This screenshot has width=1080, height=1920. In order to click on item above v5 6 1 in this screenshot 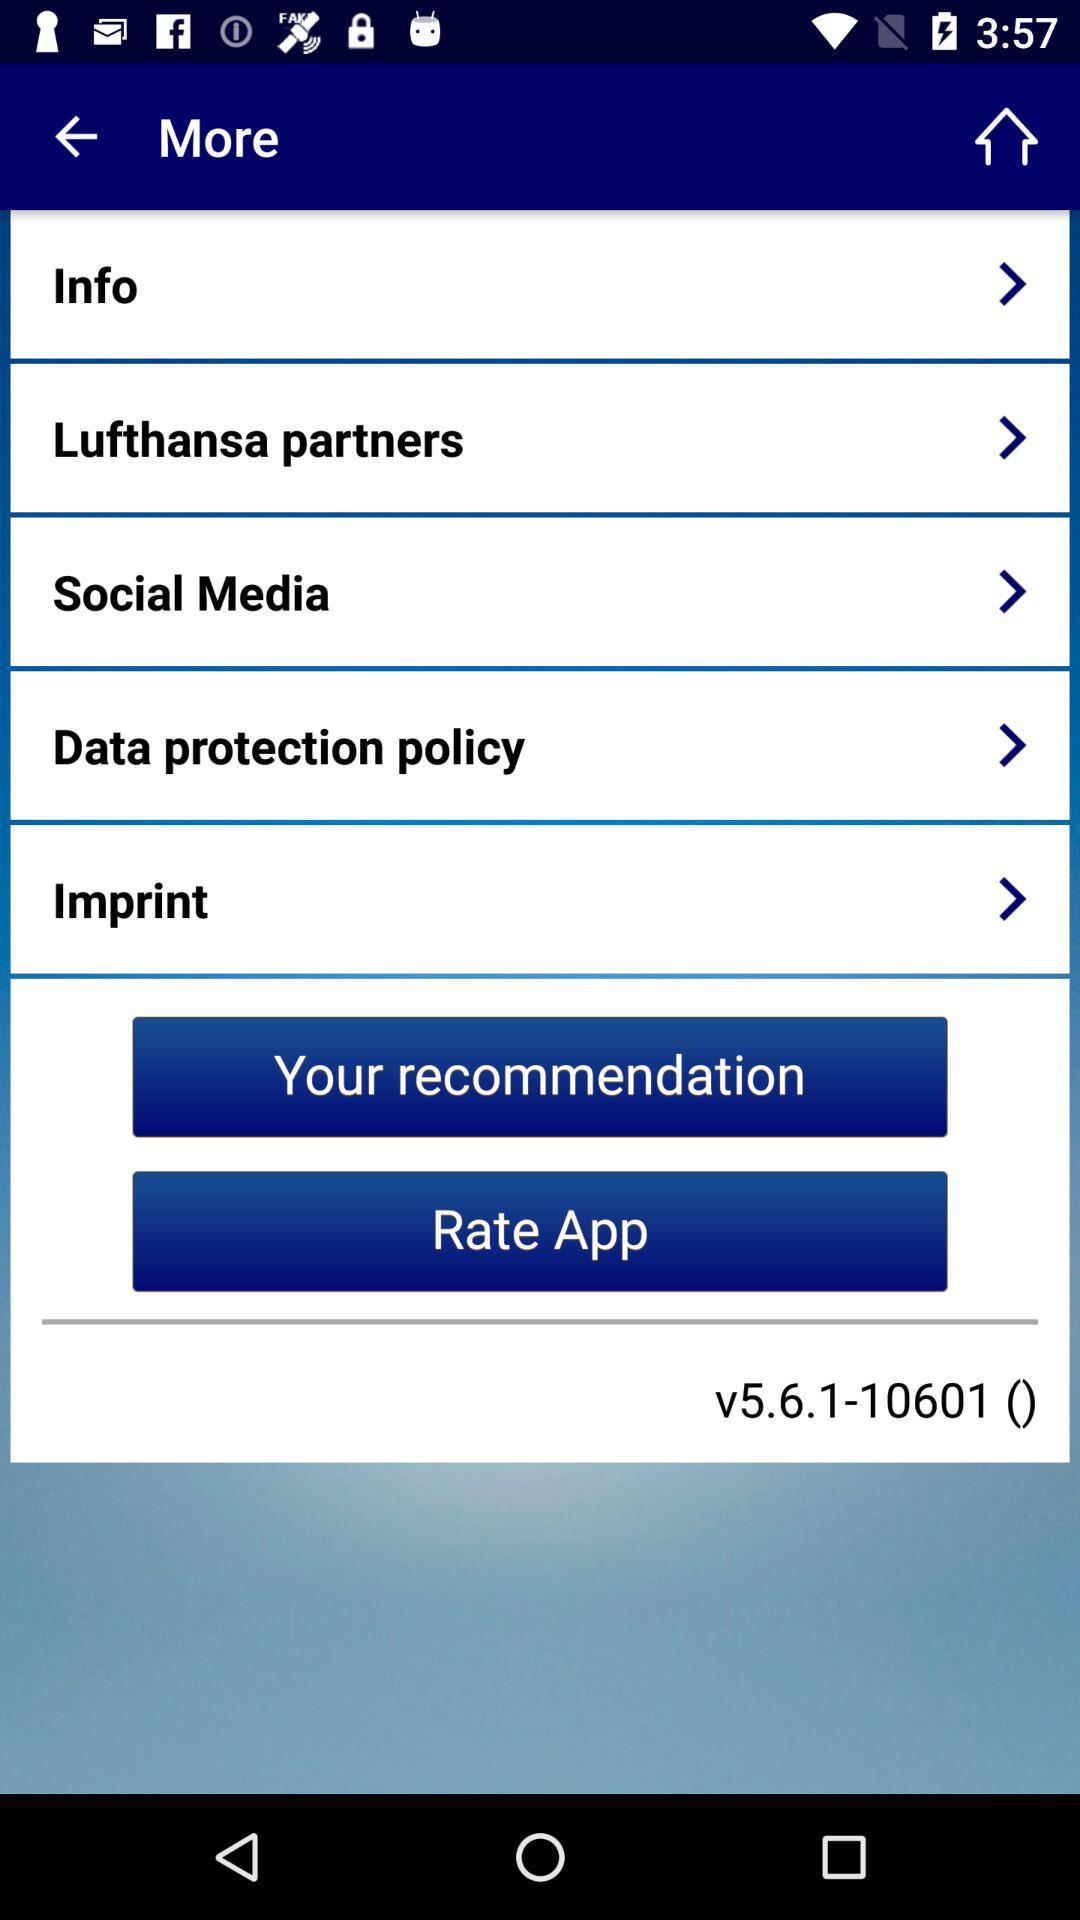, I will do `click(540, 1321)`.